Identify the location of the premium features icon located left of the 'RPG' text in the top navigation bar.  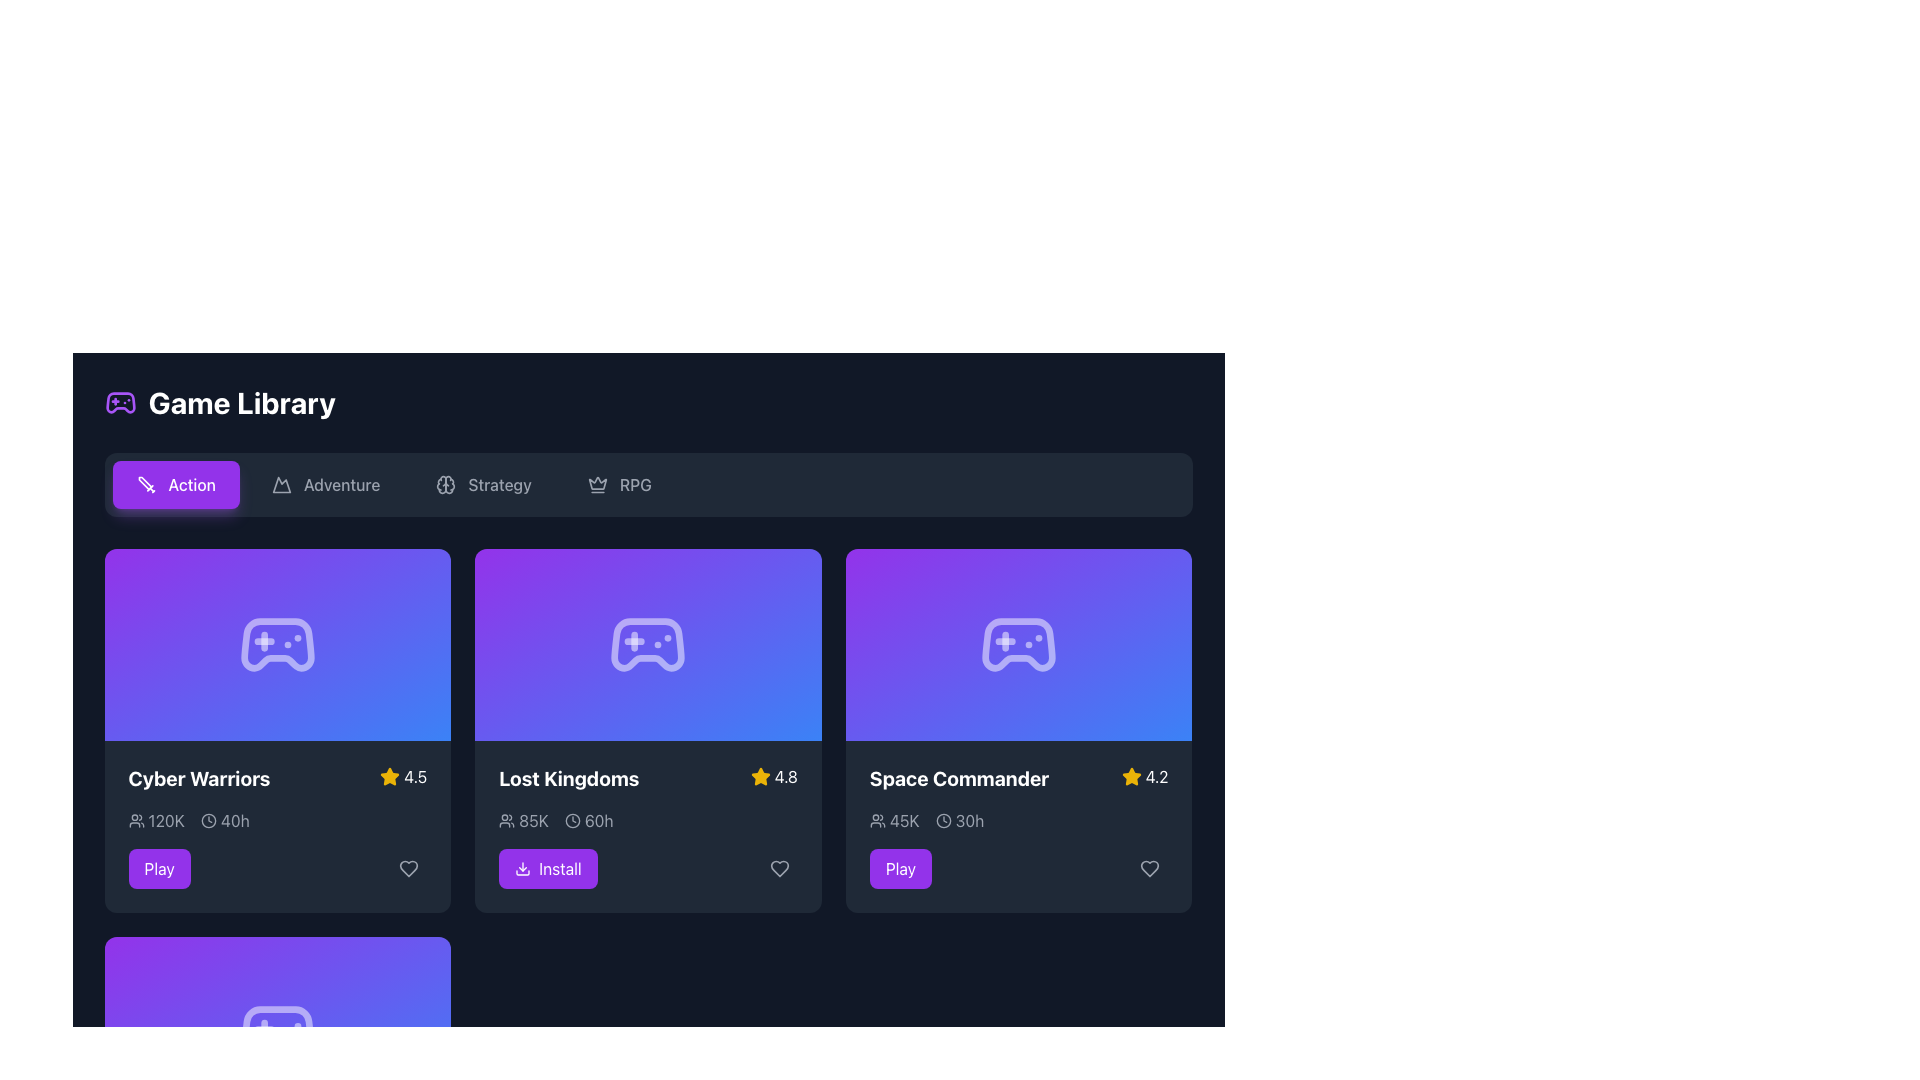
(596, 485).